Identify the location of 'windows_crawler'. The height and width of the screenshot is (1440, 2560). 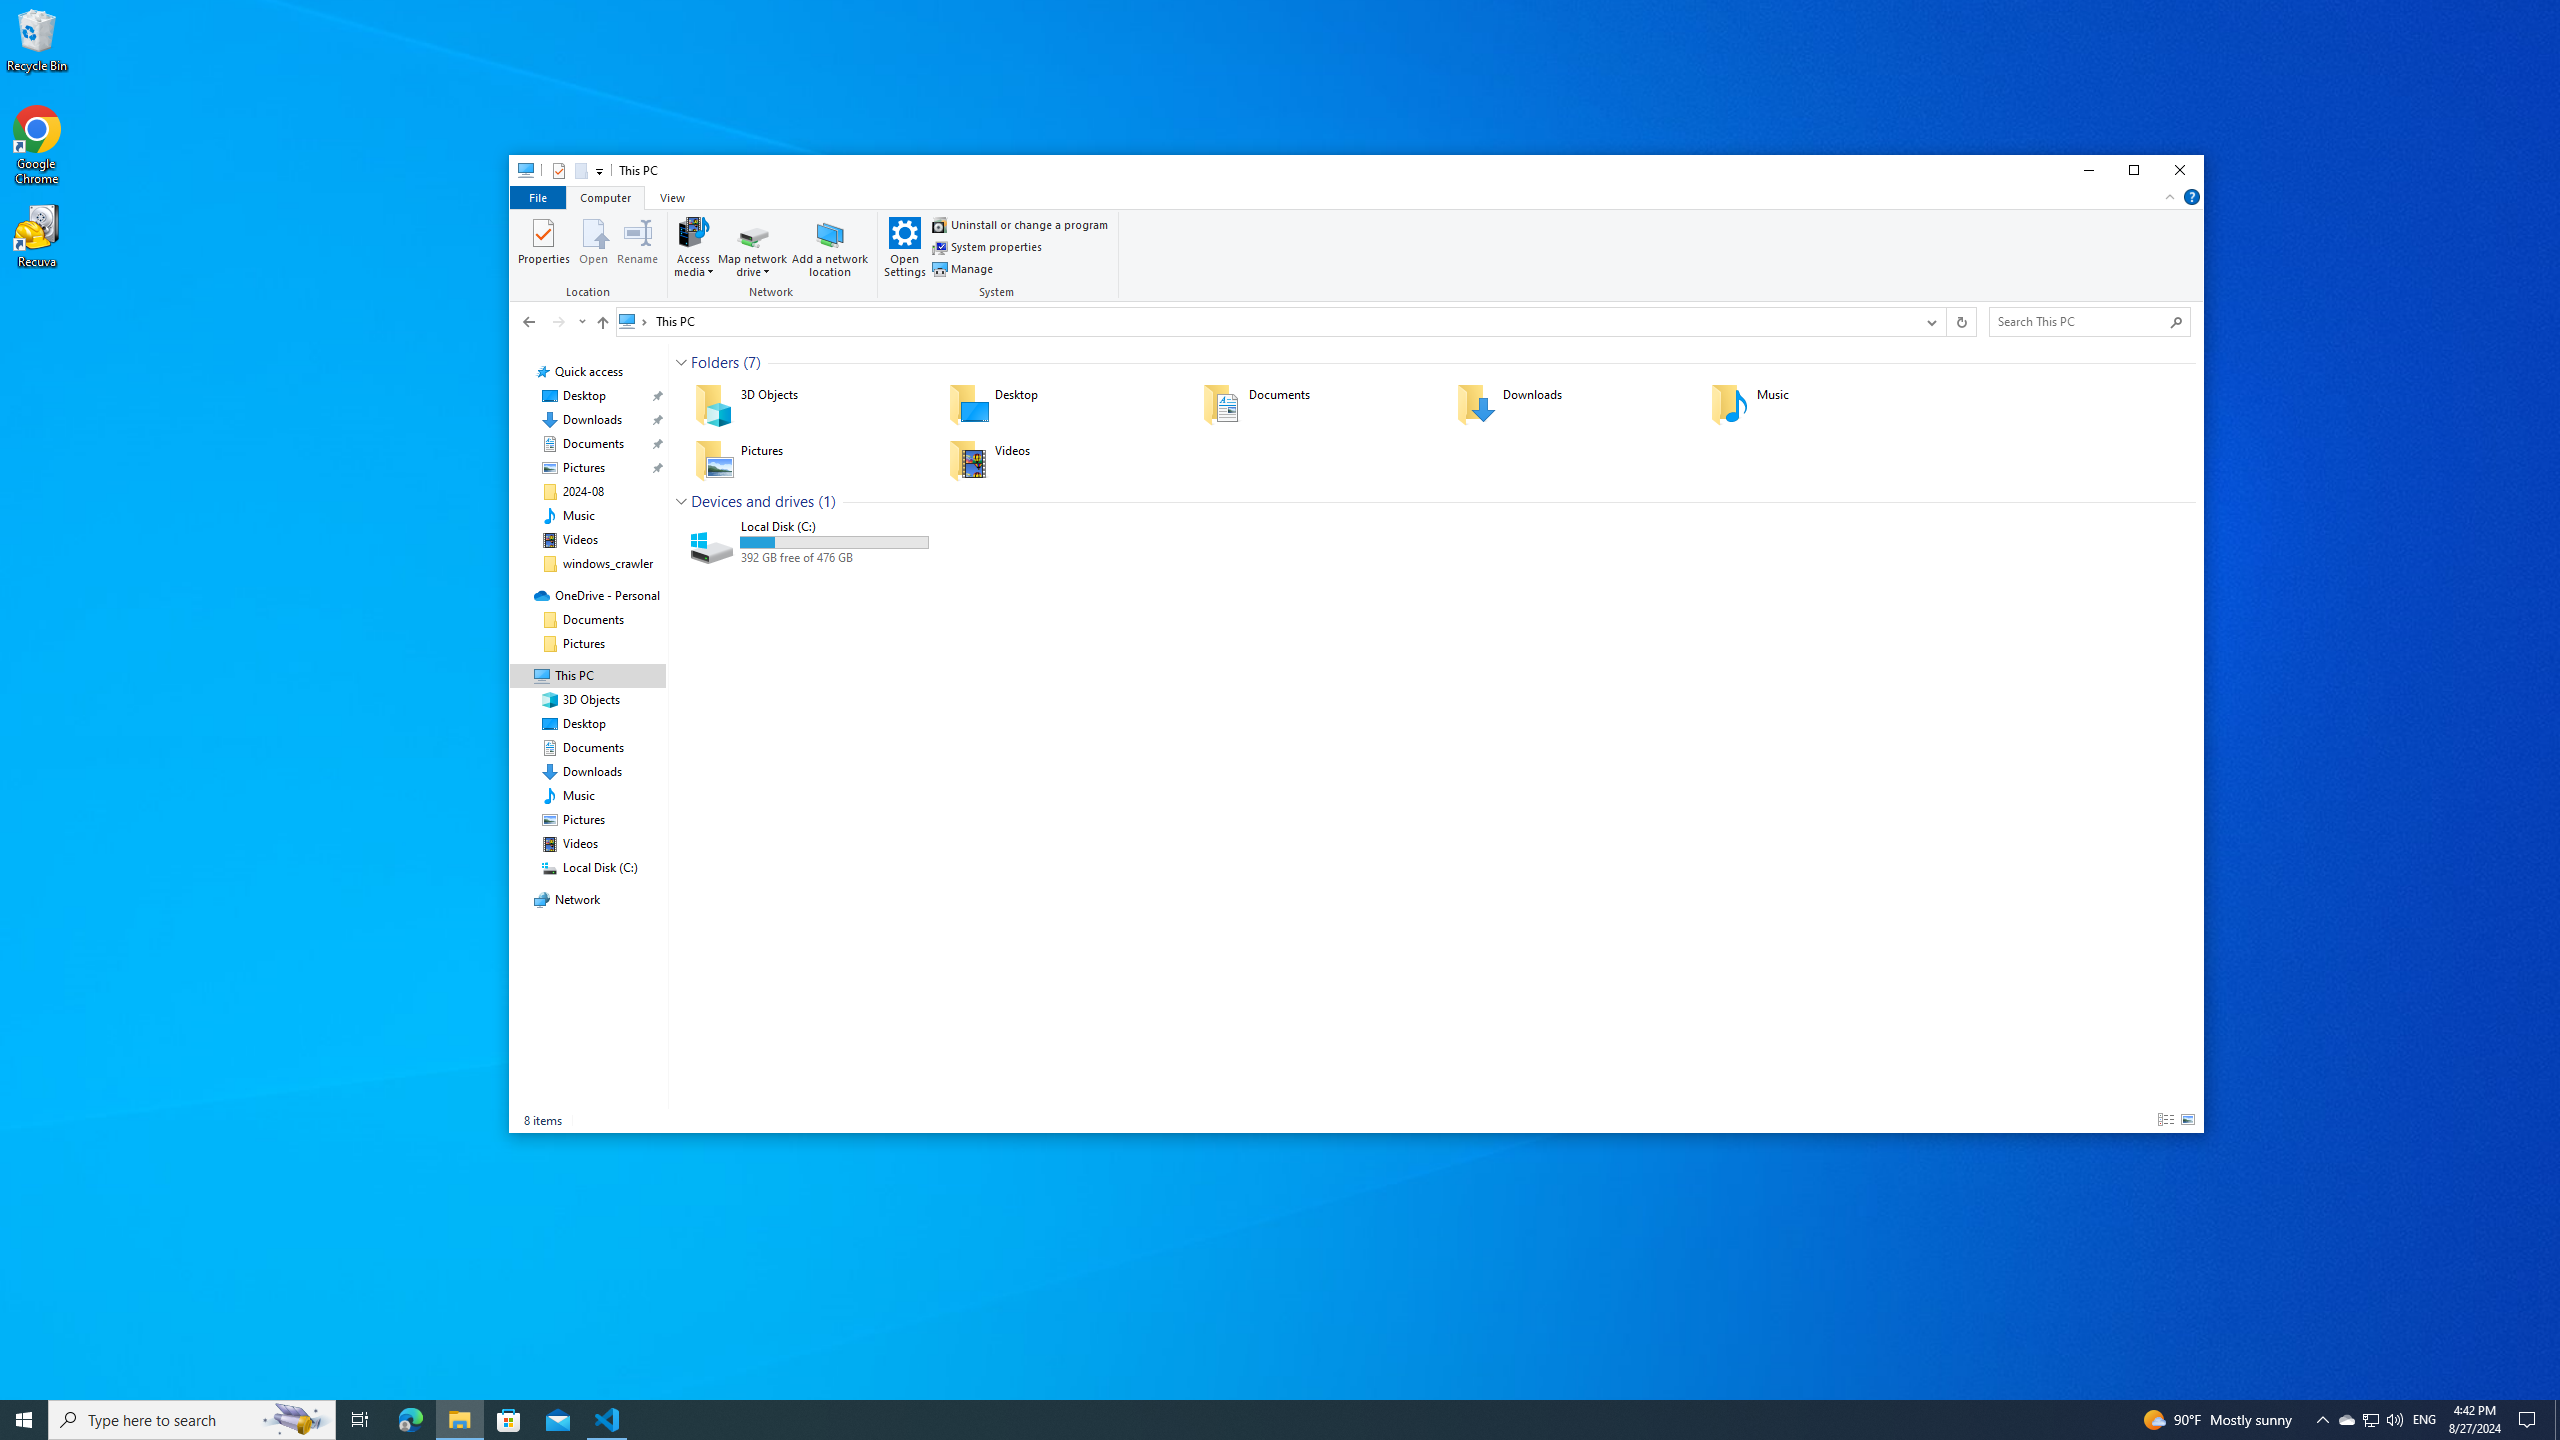
(607, 562).